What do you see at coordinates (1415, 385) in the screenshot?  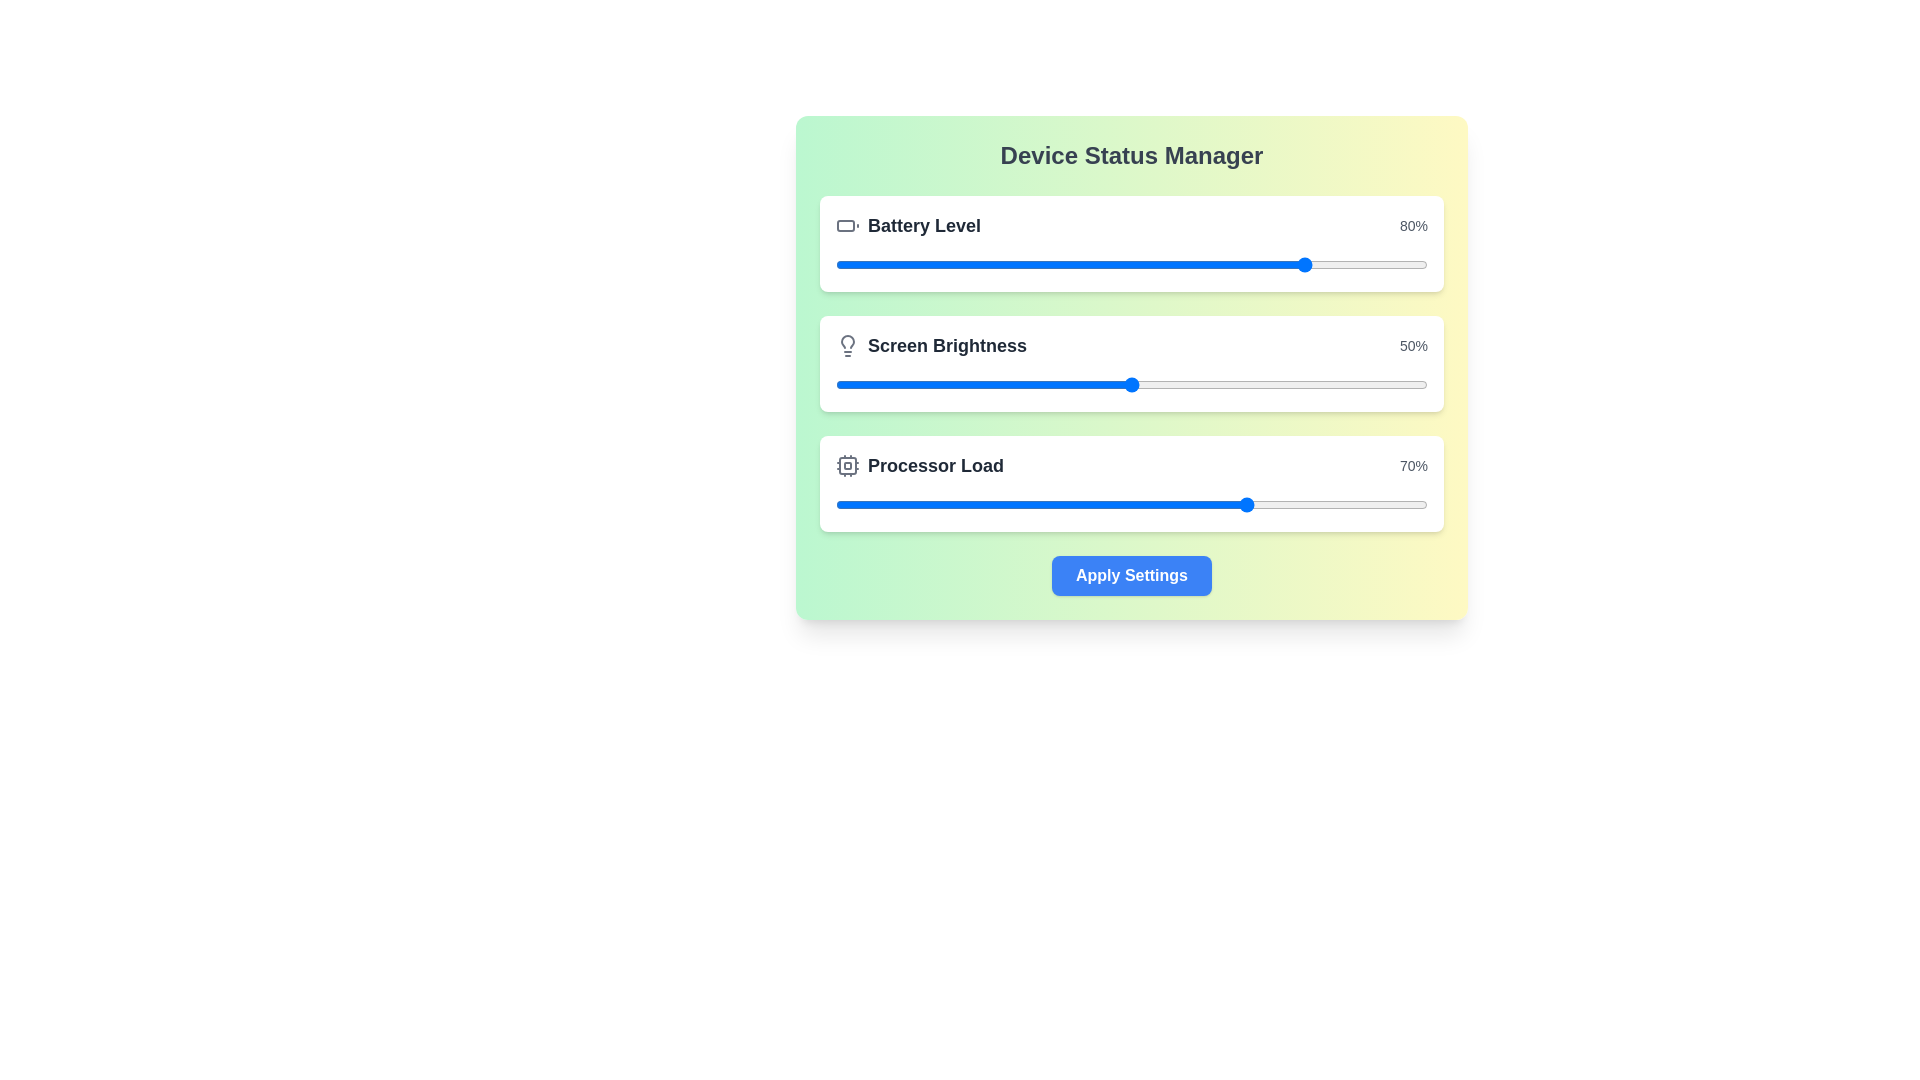 I see `the brightness level` at bounding box center [1415, 385].